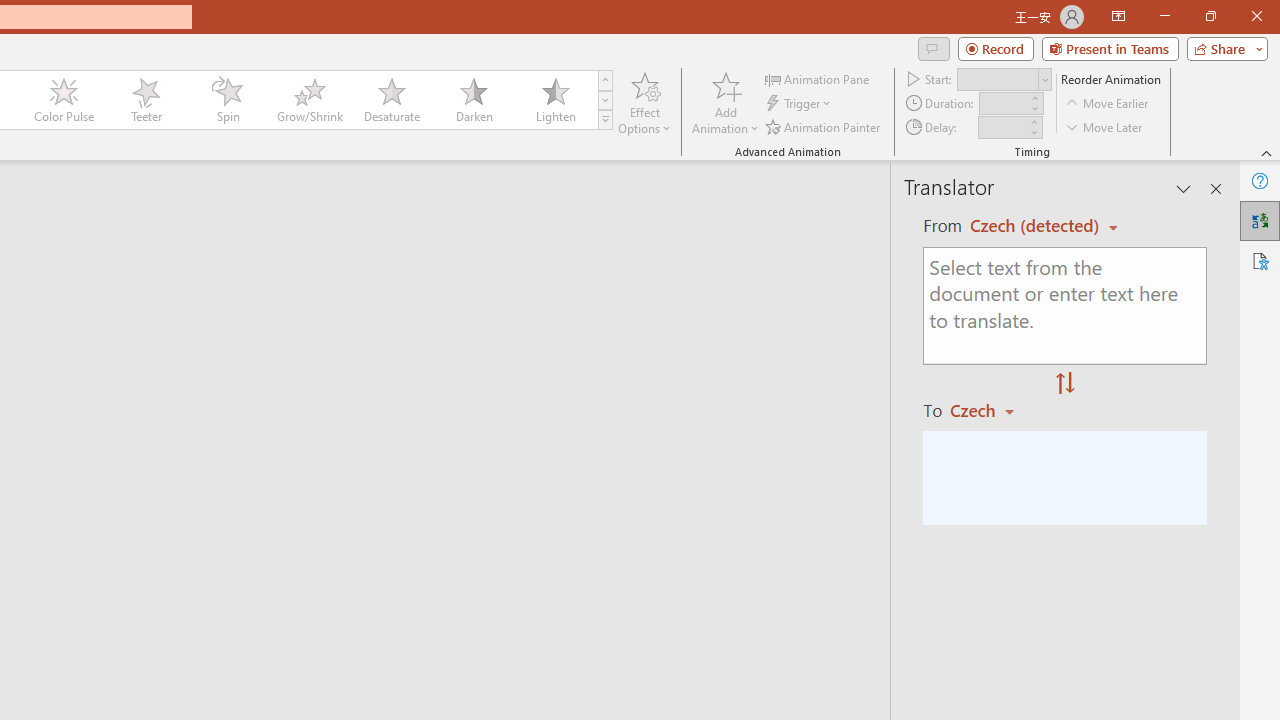  Describe the element at coordinates (604, 120) in the screenshot. I see `'Animation Styles'` at that location.